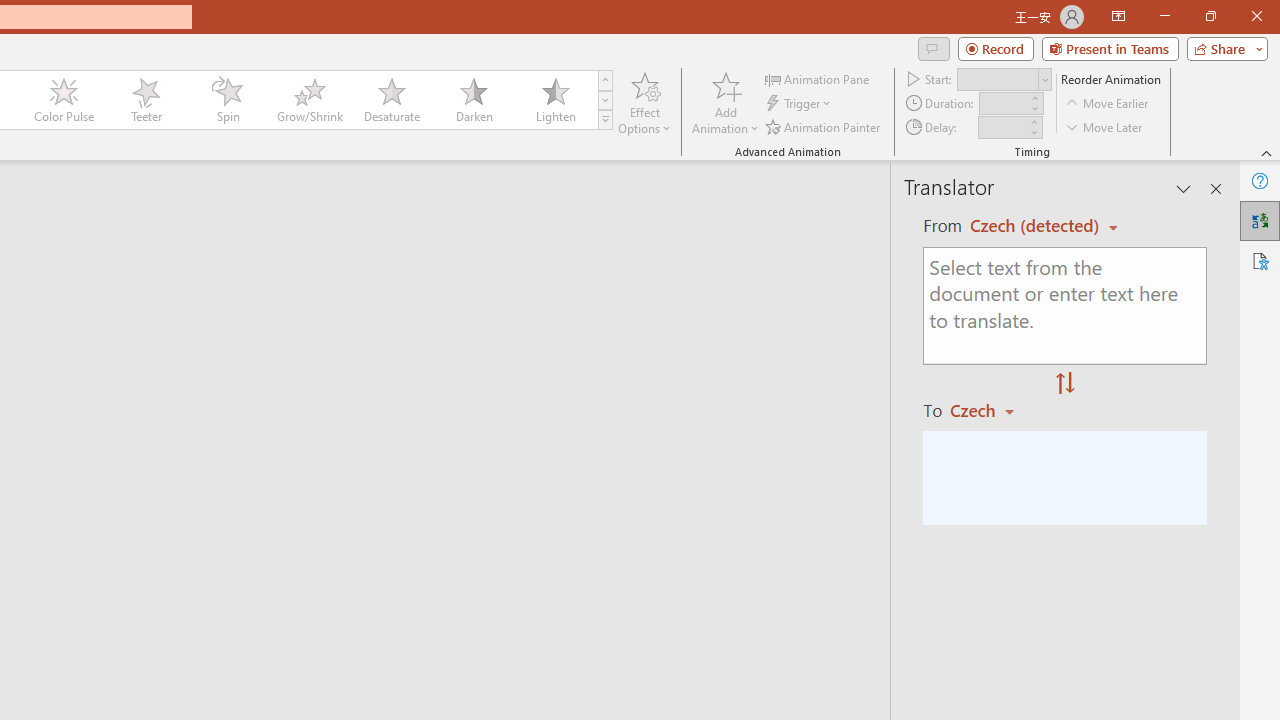  Describe the element at coordinates (604, 120) in the screenshot. I see `'Animation Styles'` at that location.